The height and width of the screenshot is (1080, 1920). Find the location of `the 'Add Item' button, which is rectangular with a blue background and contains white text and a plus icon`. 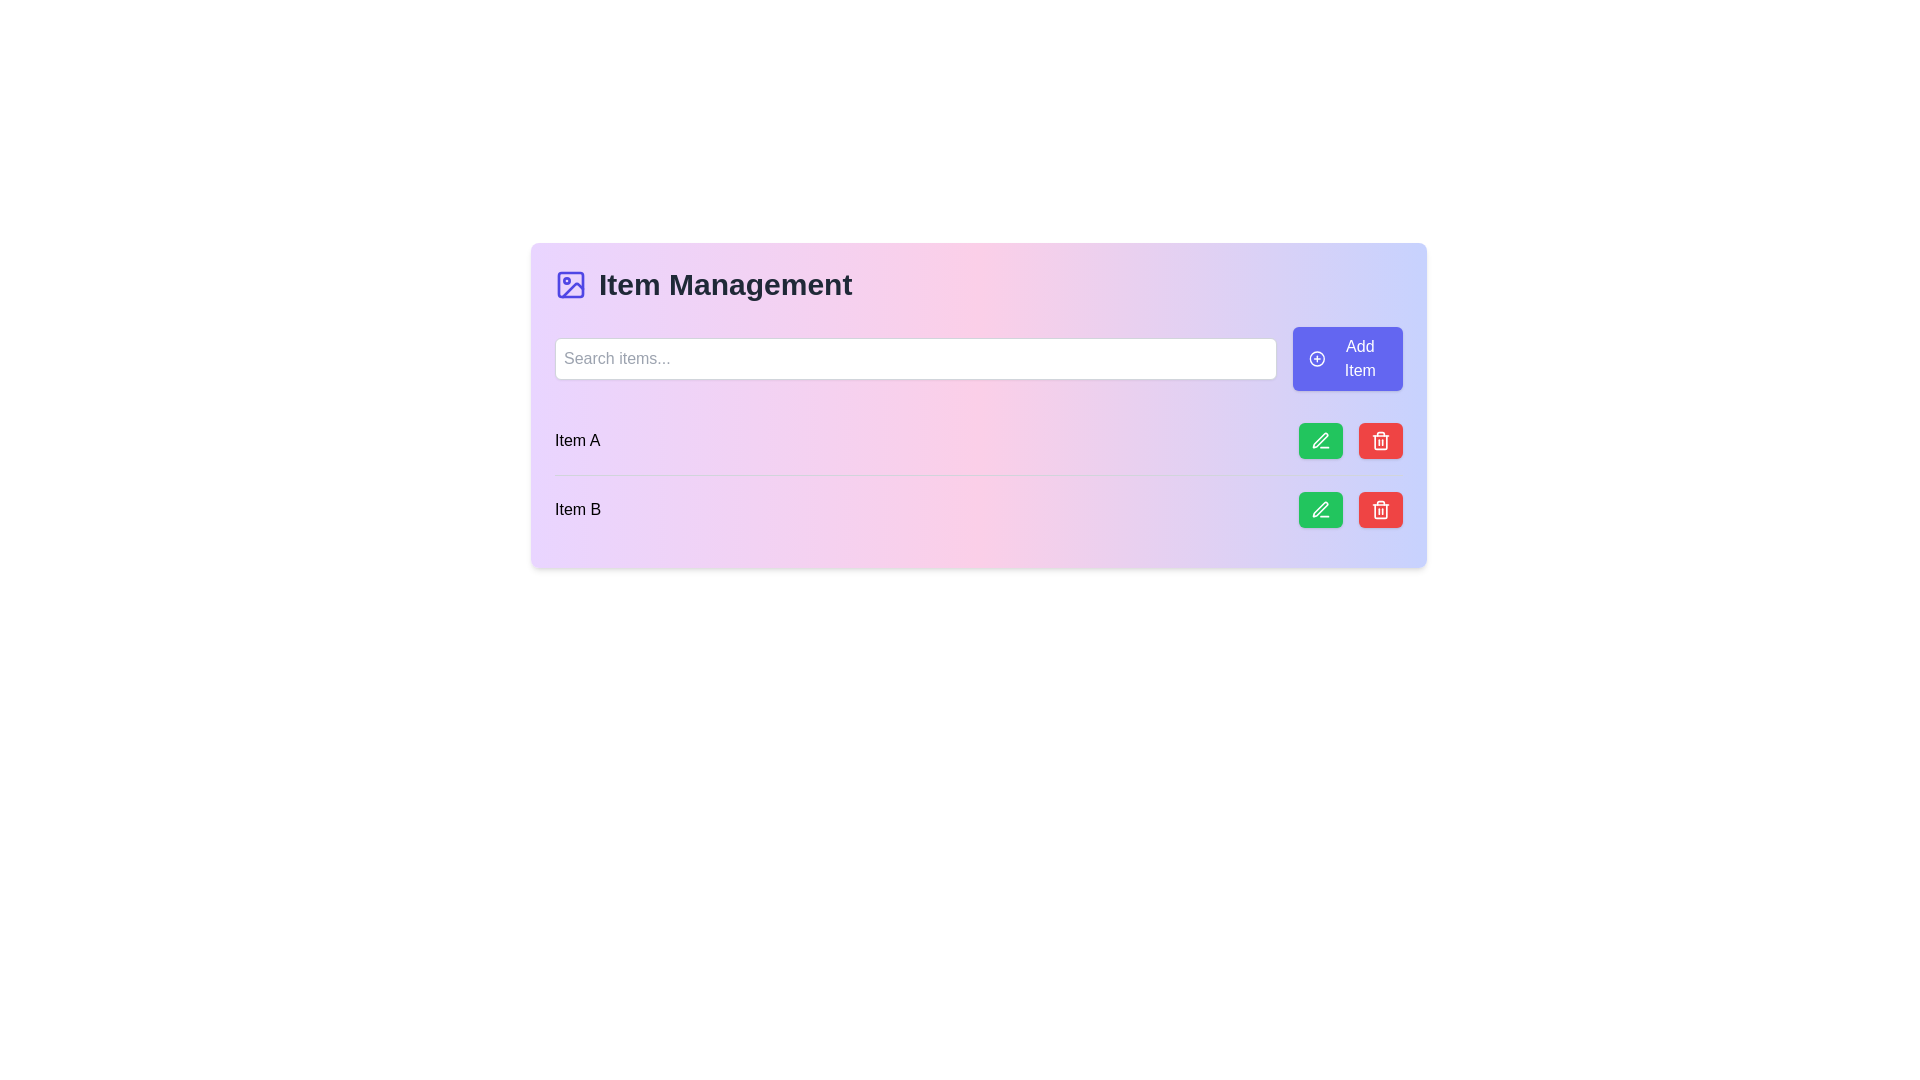

the 'Add Item' button, which is rectangular with a blue background and contains white text and a plus icon is located at coordinates (1348, 357).